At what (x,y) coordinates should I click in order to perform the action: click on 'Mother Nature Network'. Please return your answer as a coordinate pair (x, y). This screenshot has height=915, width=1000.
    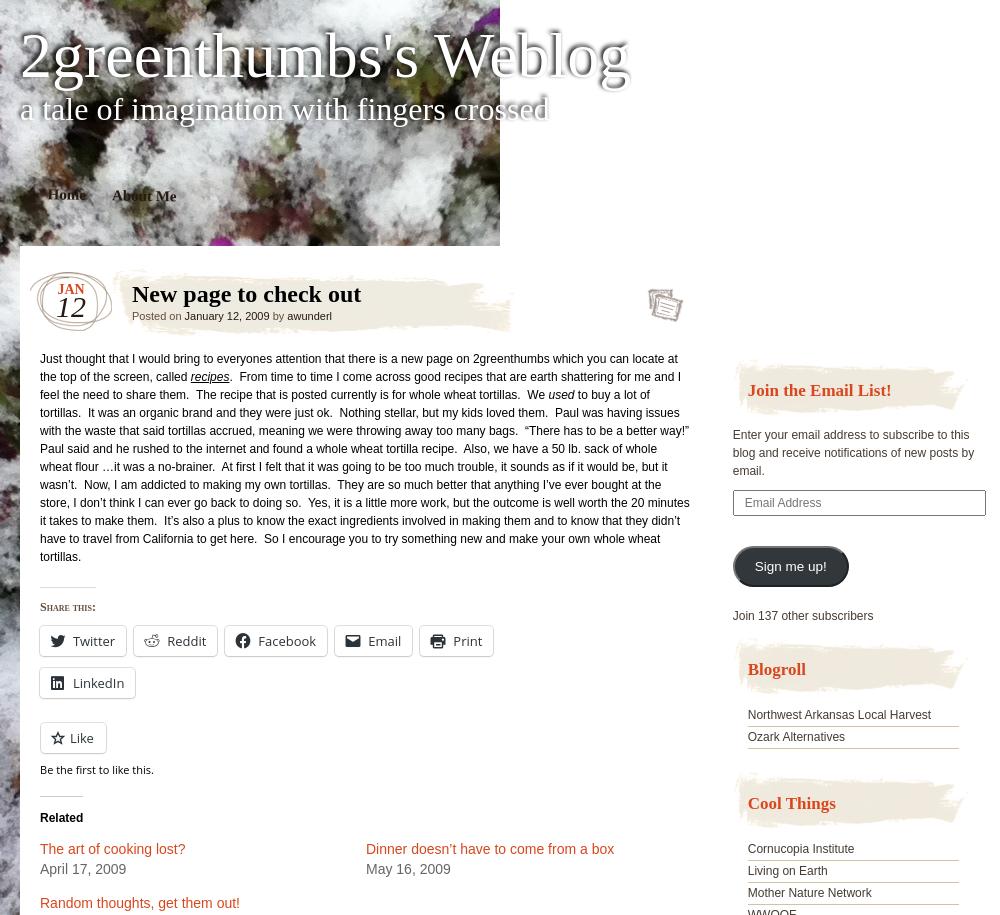
    Looking at the image, I should click on (809, 892).